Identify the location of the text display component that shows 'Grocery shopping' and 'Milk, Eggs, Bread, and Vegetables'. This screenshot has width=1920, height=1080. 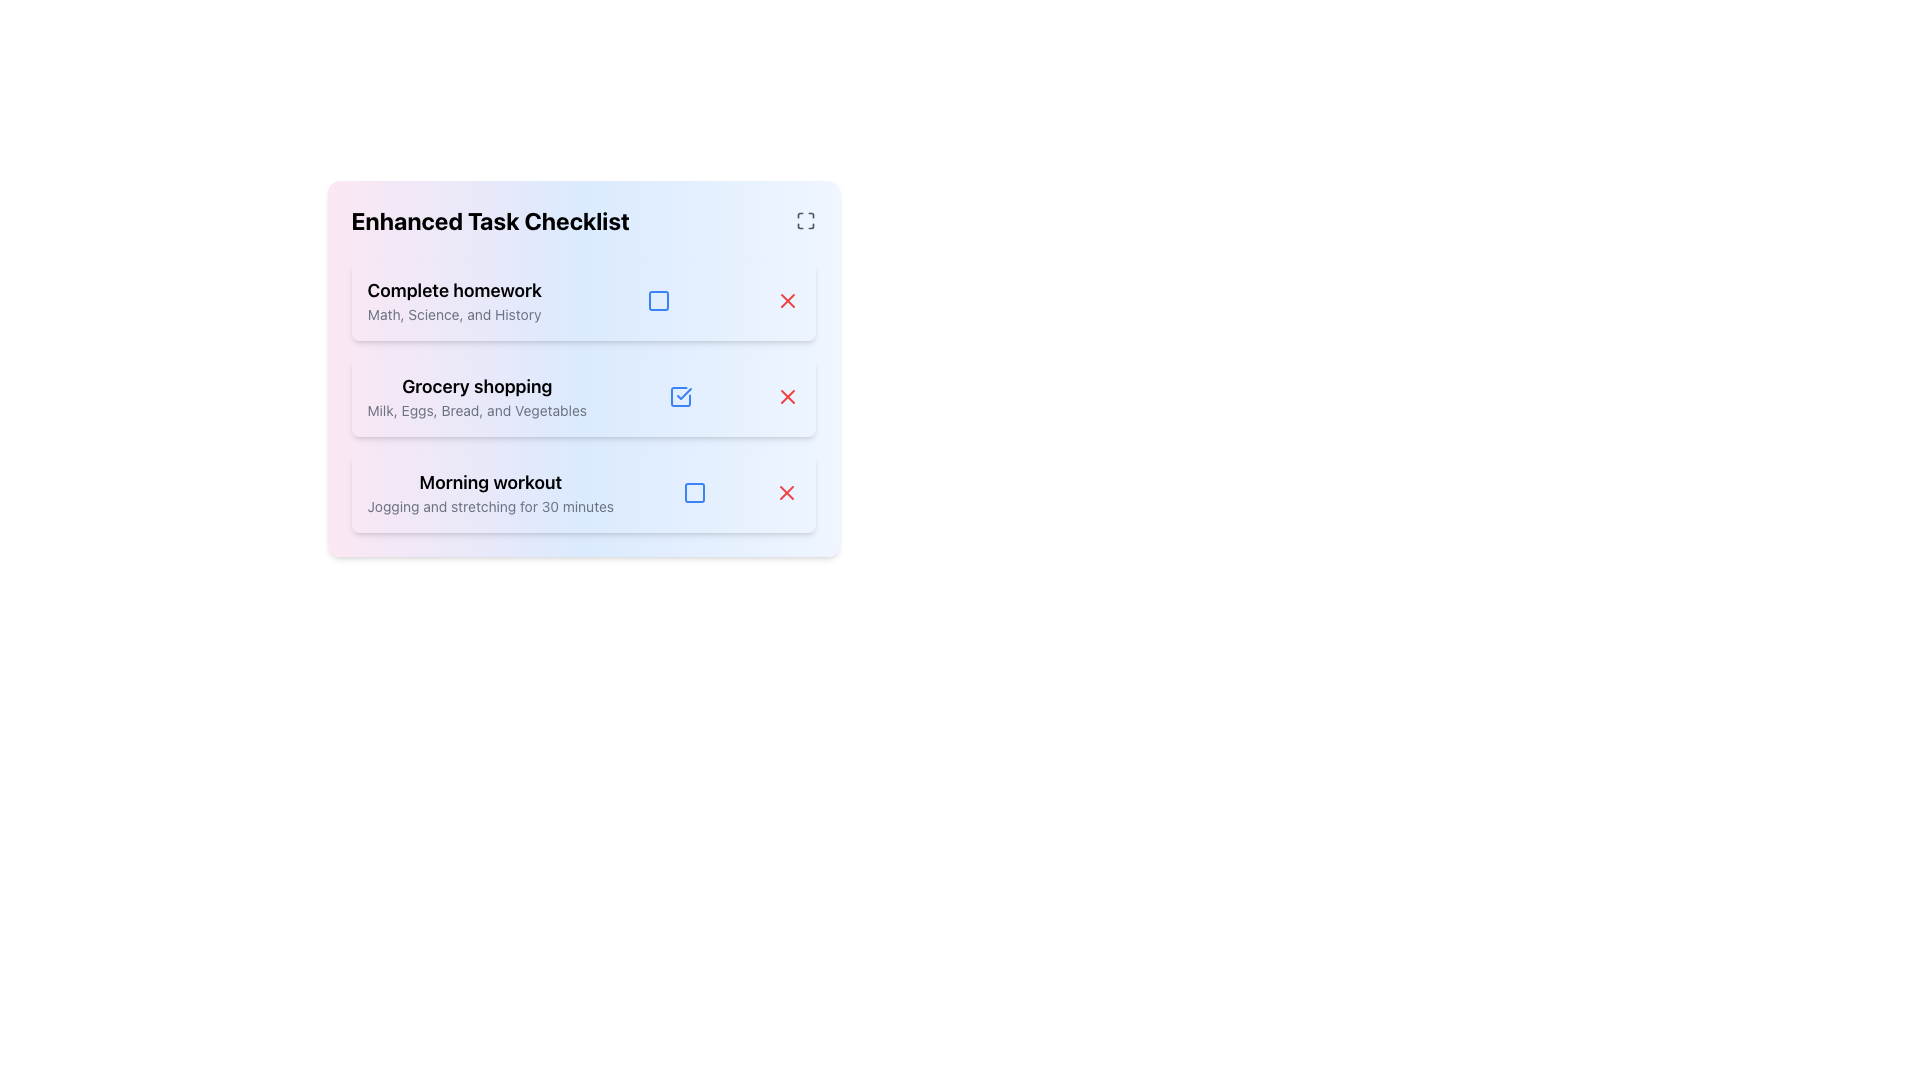
(476, 397).